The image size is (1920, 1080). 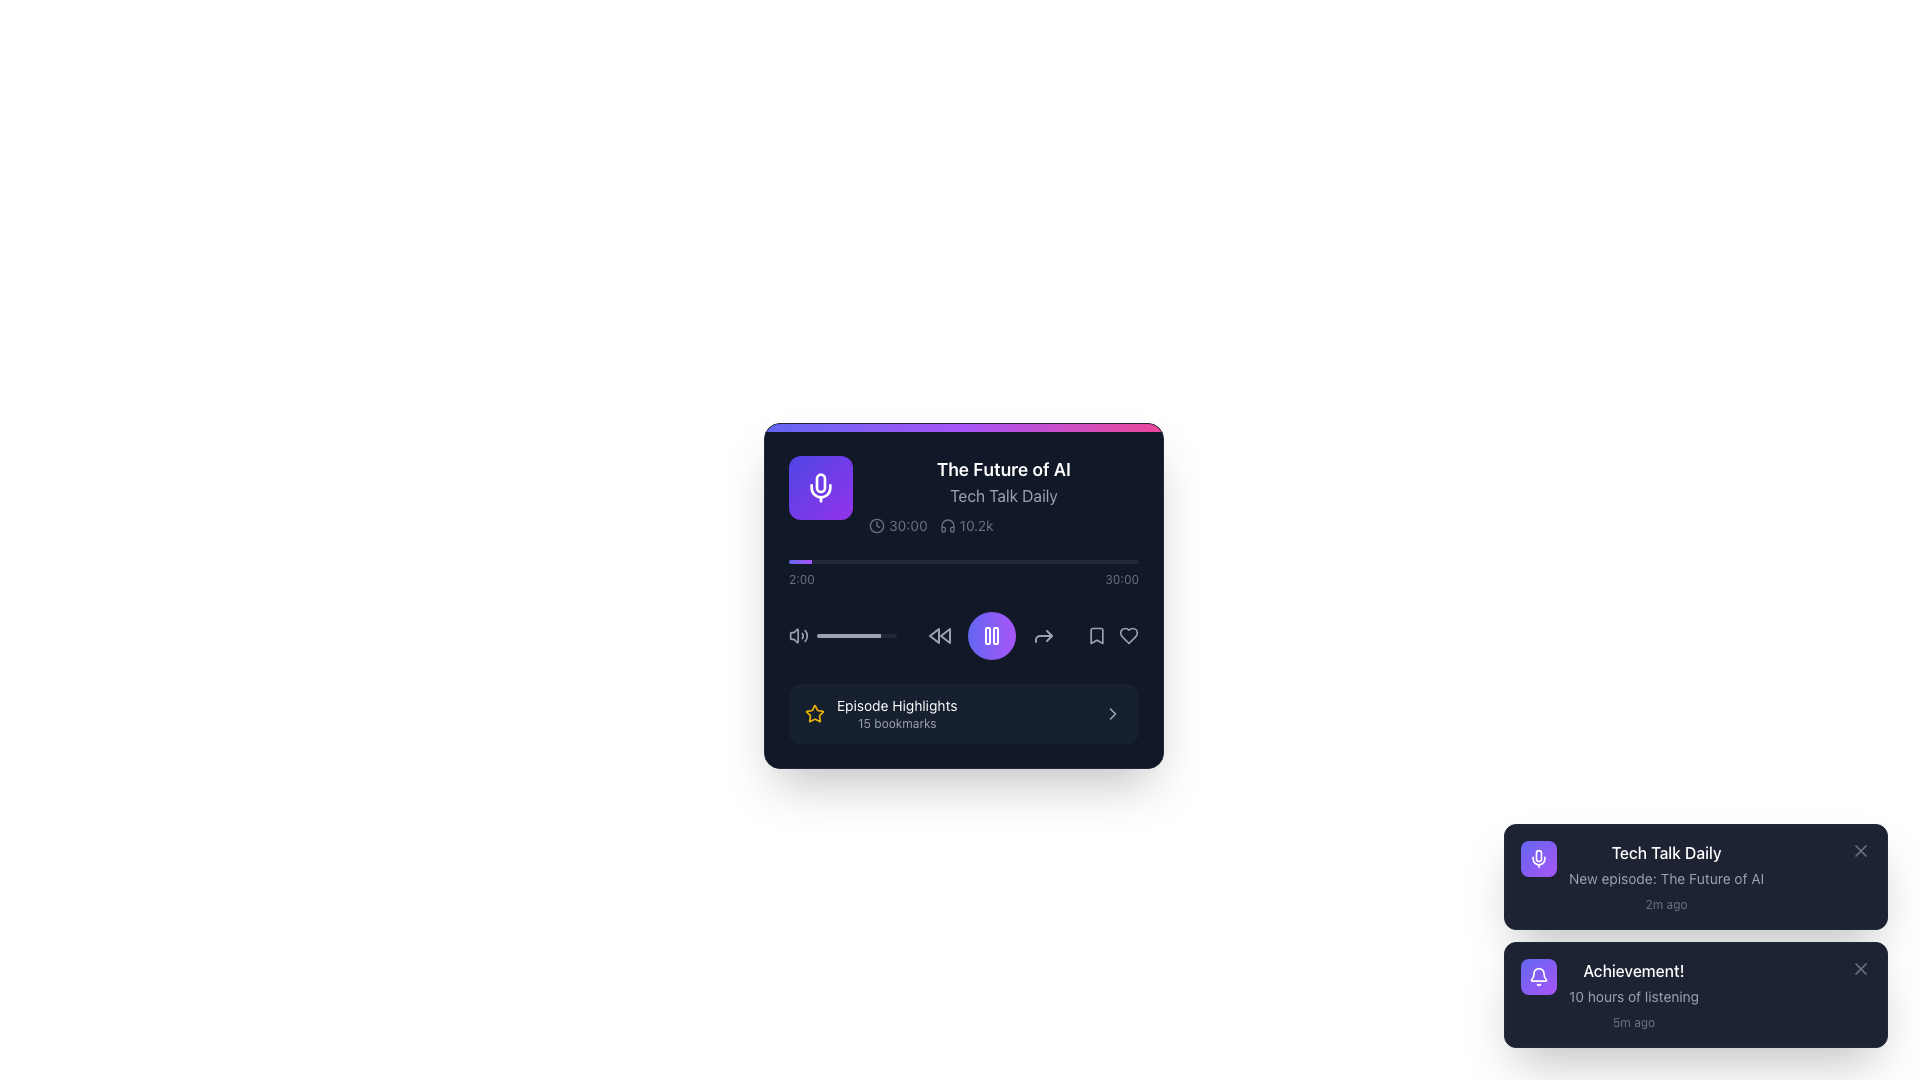 What do you see at coordinates (857, 636) in the screenshot?
I see `the progress bar located at the rightmost position in the horizontal arrangement, adjacent to the sound volume icon, to interact with it` at bounding box center [857, 636].